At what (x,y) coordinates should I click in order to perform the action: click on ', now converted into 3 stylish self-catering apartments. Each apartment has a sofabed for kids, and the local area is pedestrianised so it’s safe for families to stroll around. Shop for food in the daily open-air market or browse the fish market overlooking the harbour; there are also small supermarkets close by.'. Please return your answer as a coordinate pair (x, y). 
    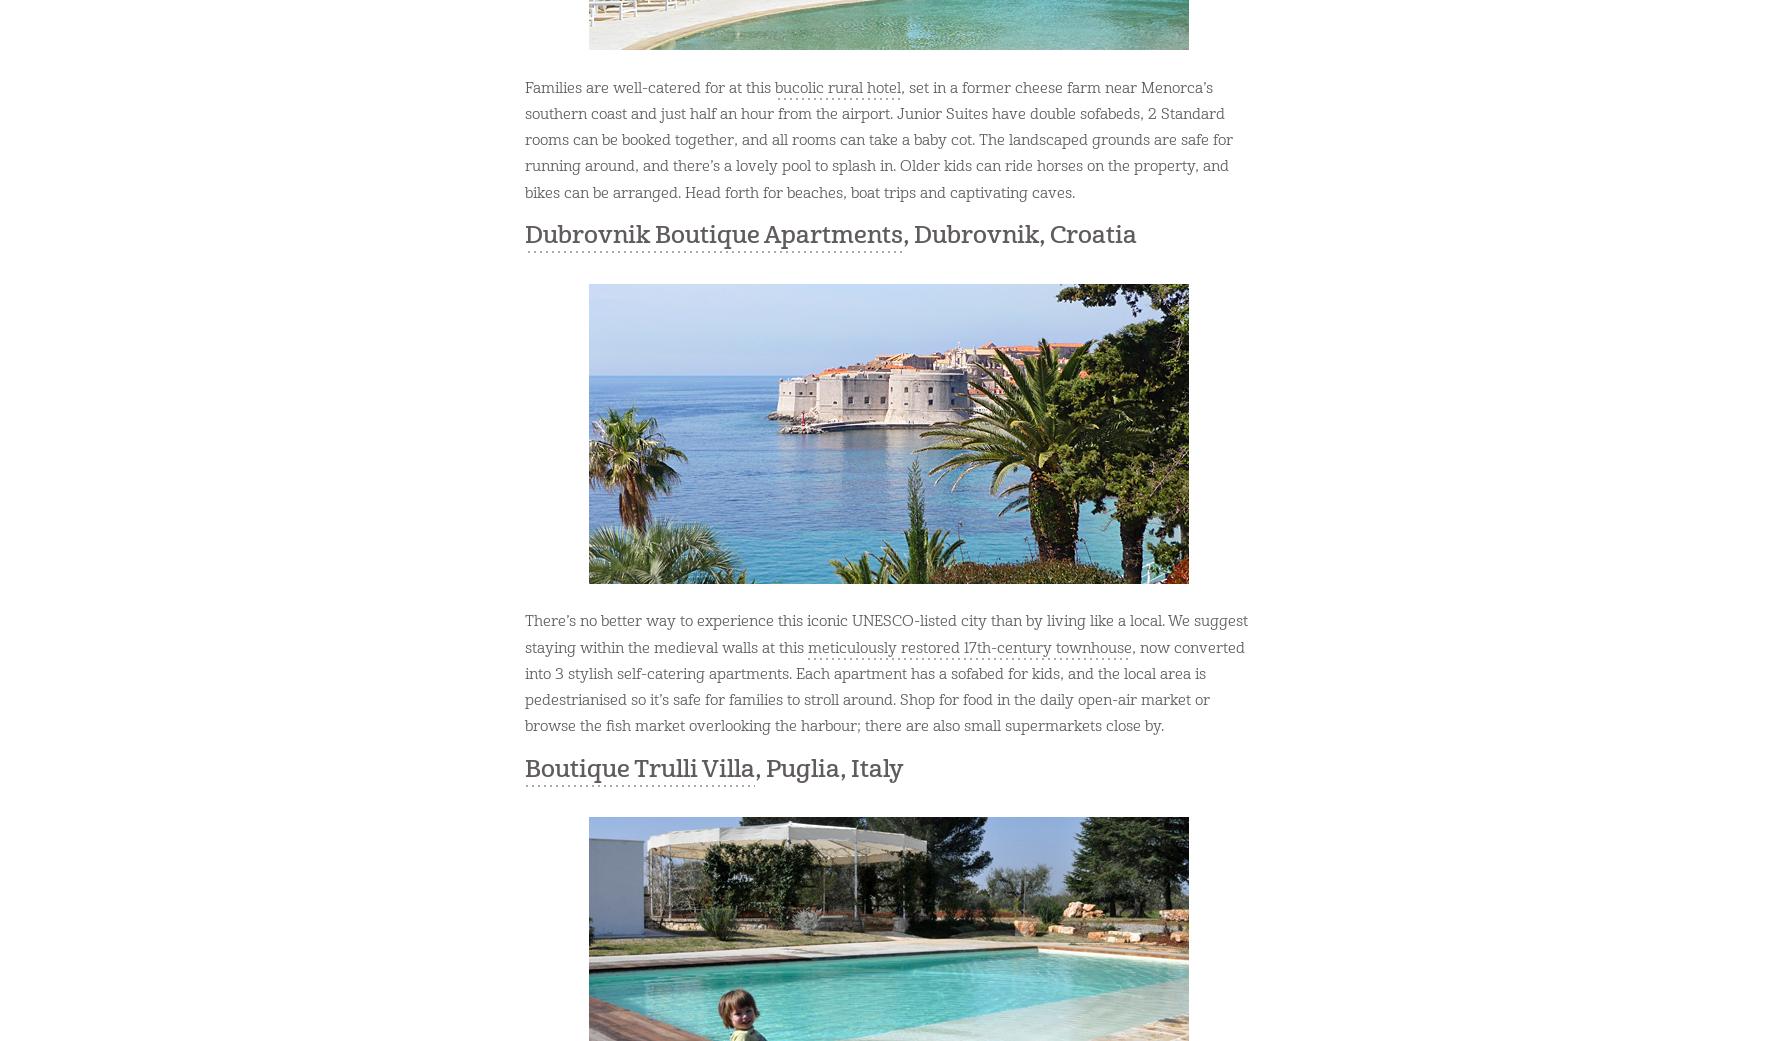
    Looking at the image, I should click on (525, 685).